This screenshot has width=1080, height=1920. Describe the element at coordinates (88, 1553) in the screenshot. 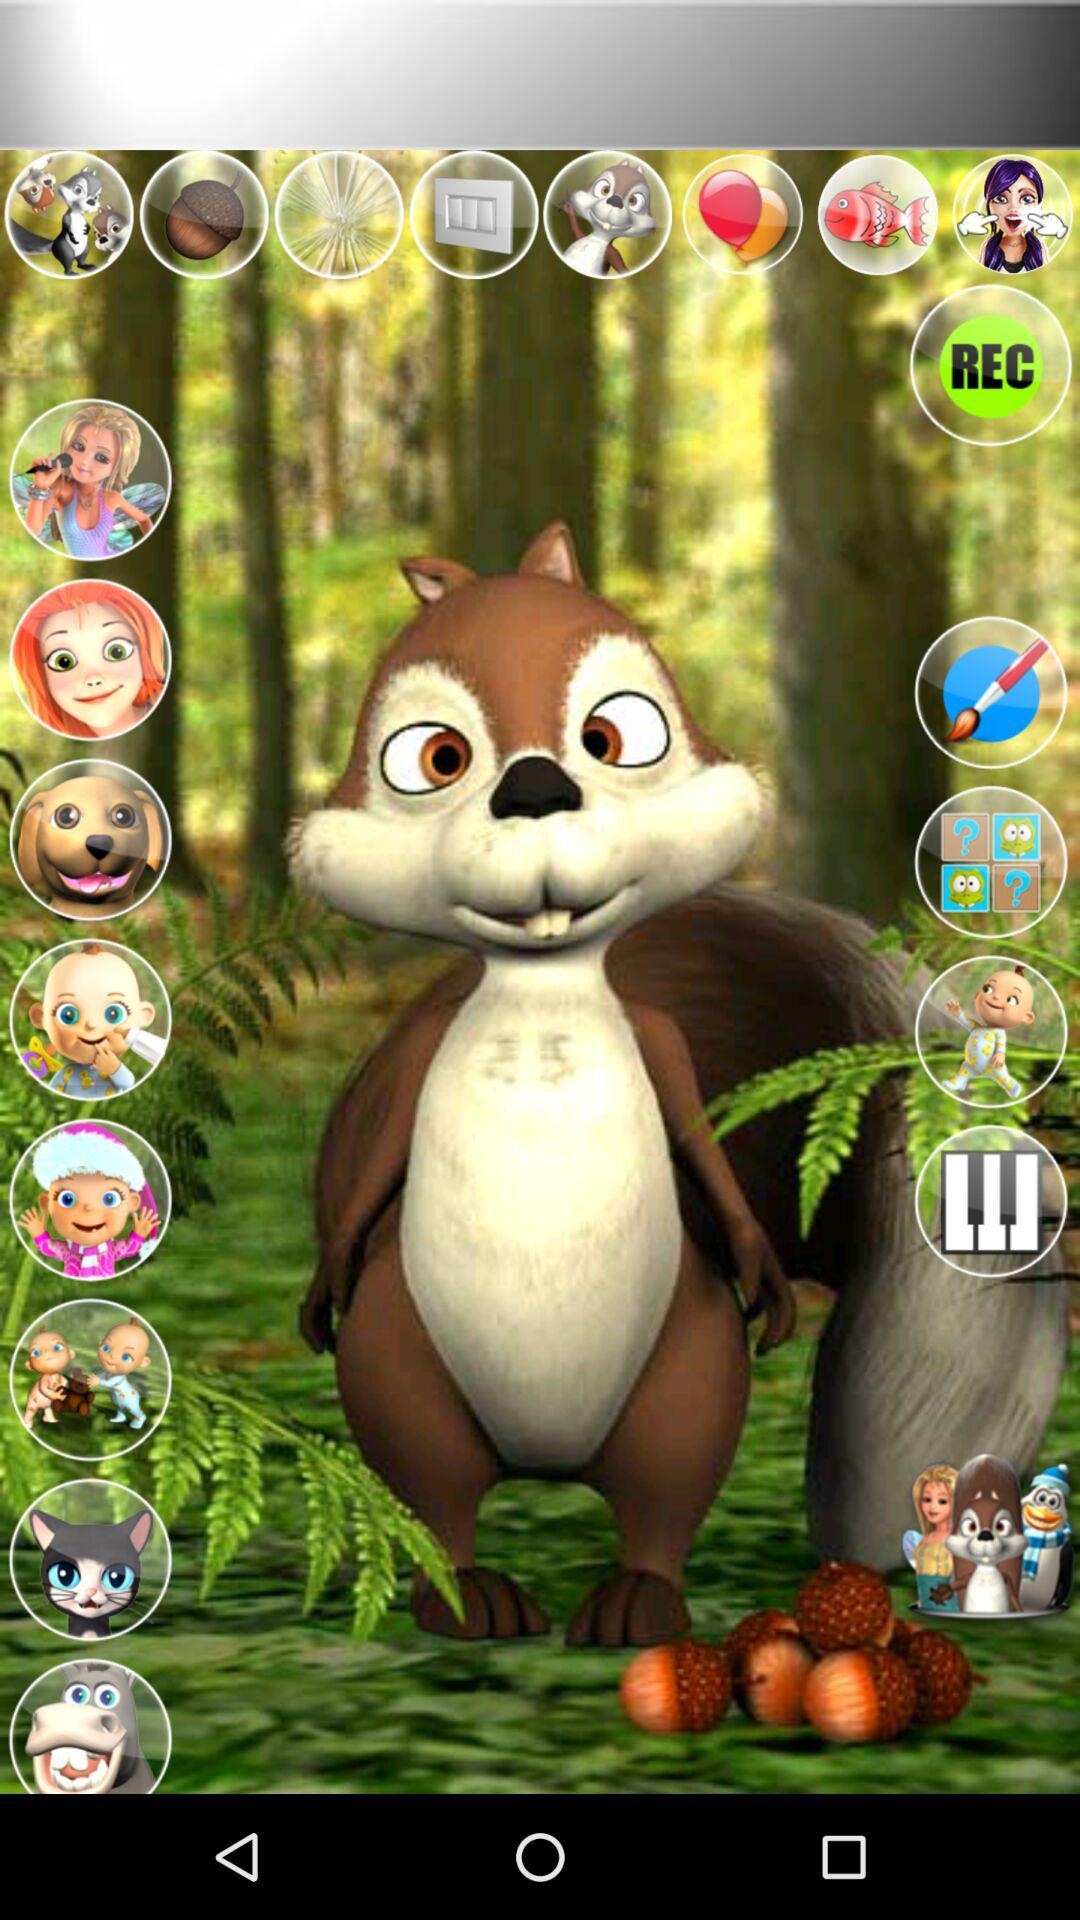

I see `character` at that location.